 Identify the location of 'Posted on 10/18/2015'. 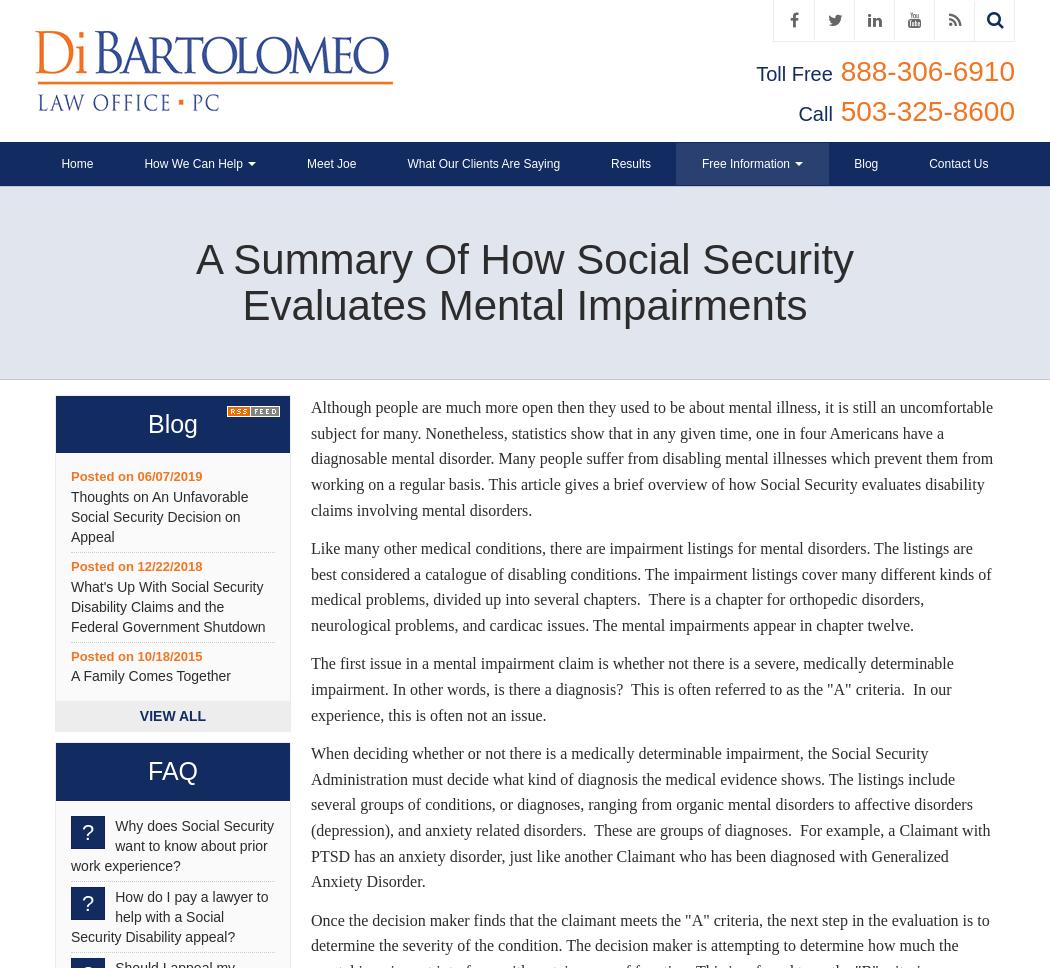
(135, 655).